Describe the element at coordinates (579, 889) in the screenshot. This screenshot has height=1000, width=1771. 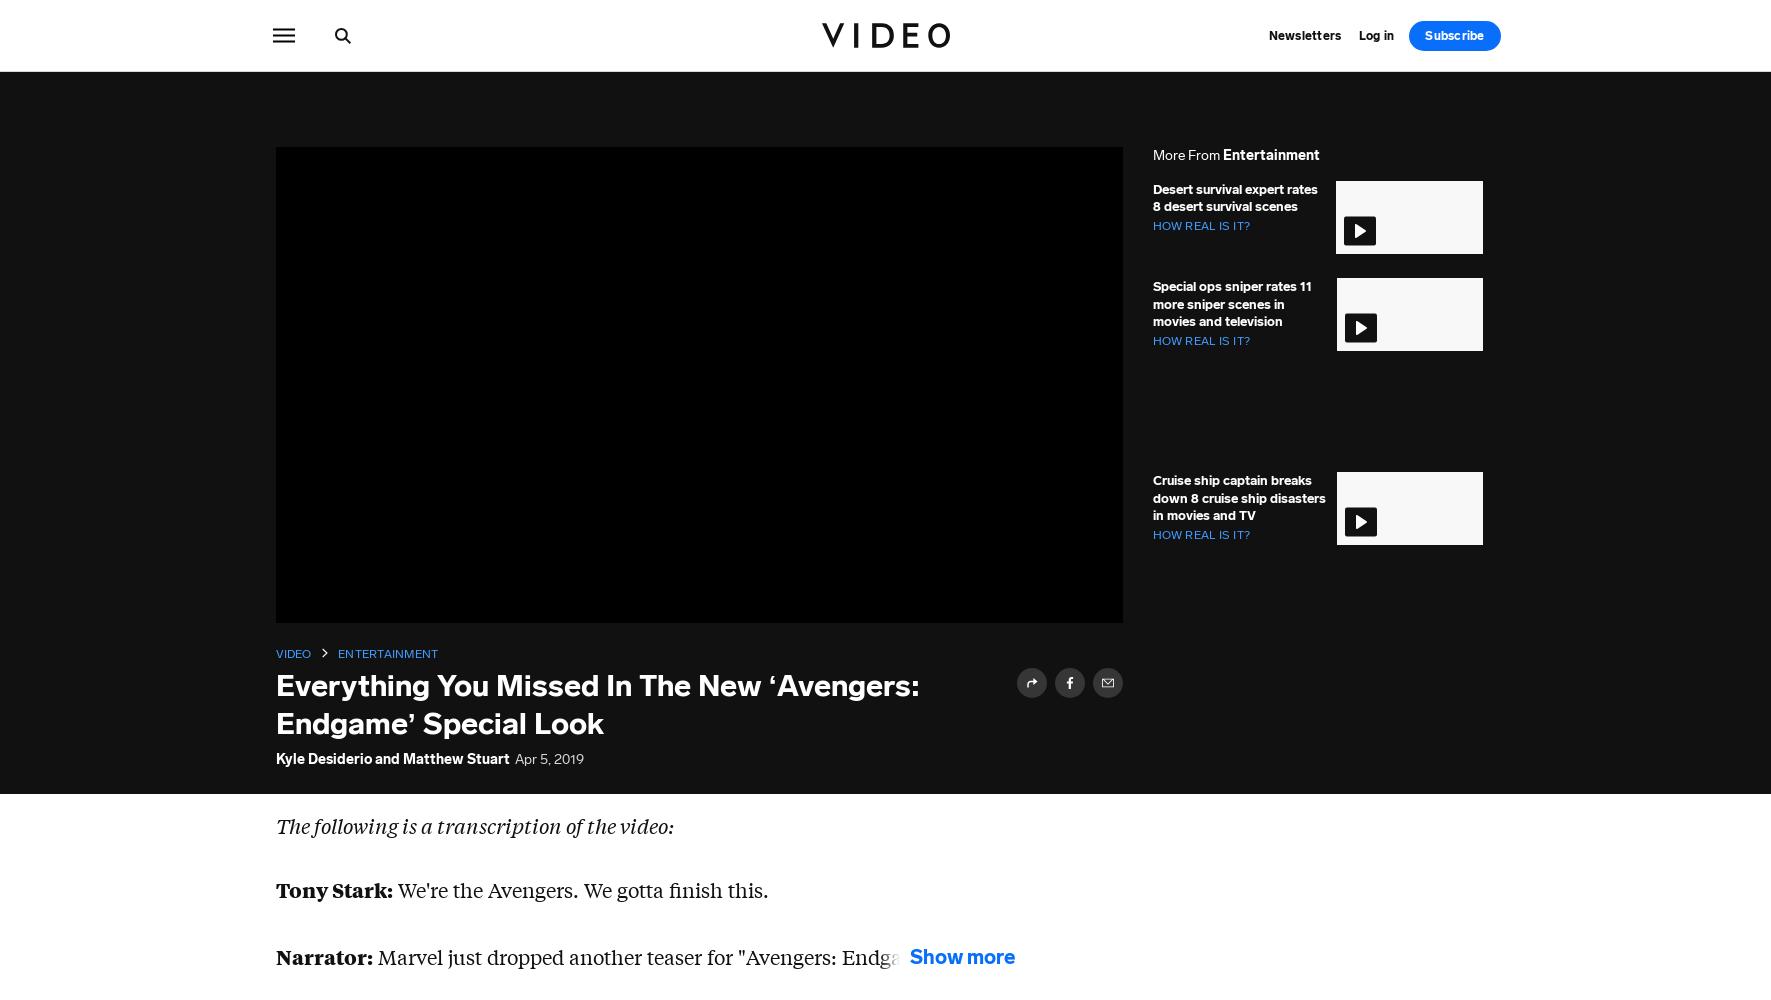
I see `'We're the Avengers. We gotta finish this.'` at that location.